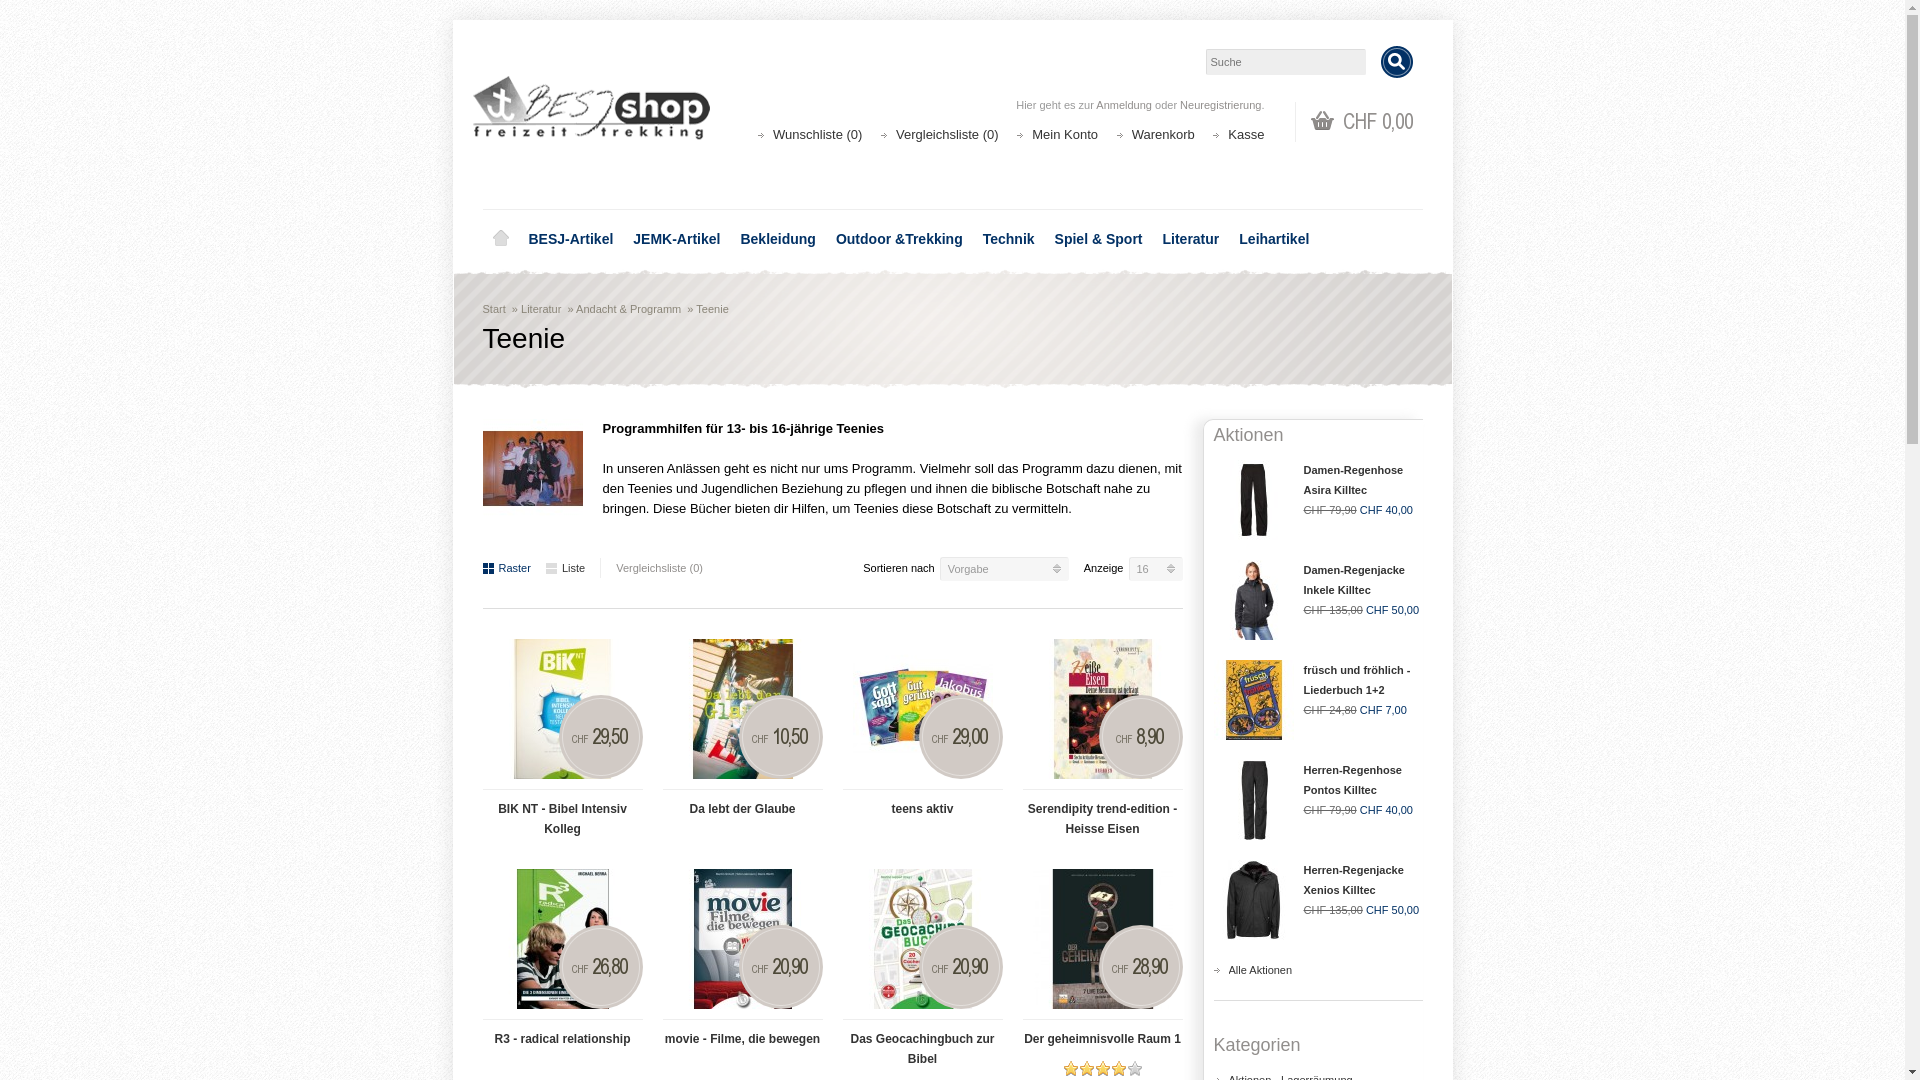 Image resolution: width=1920 pixels, height=1080 pixels. What do you see at coordinates (1032, 708) in the screenshot?
I see `'Serendipity trend-edition - Heisse Eisen'` at bounding box center [1032, 708].